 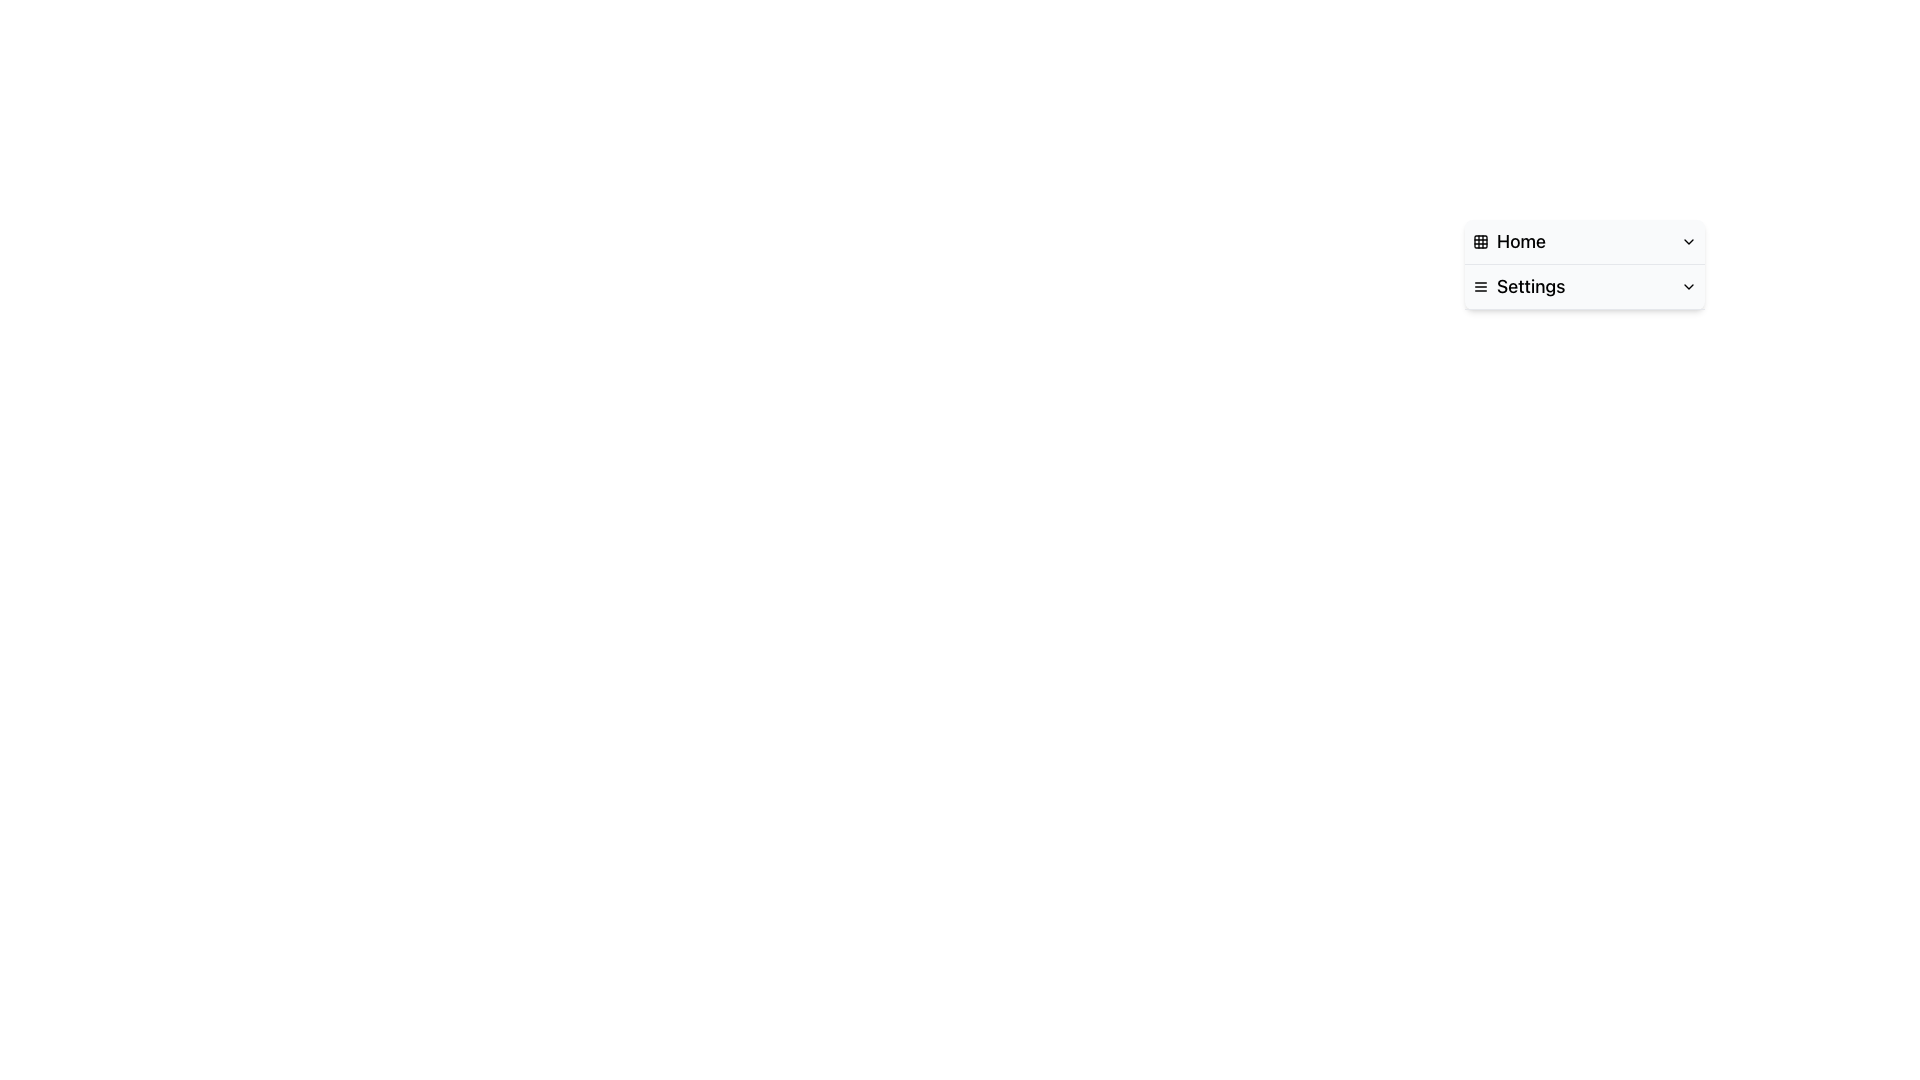 I want to click on the 'Home' text label, so click(x=1520, y=241).